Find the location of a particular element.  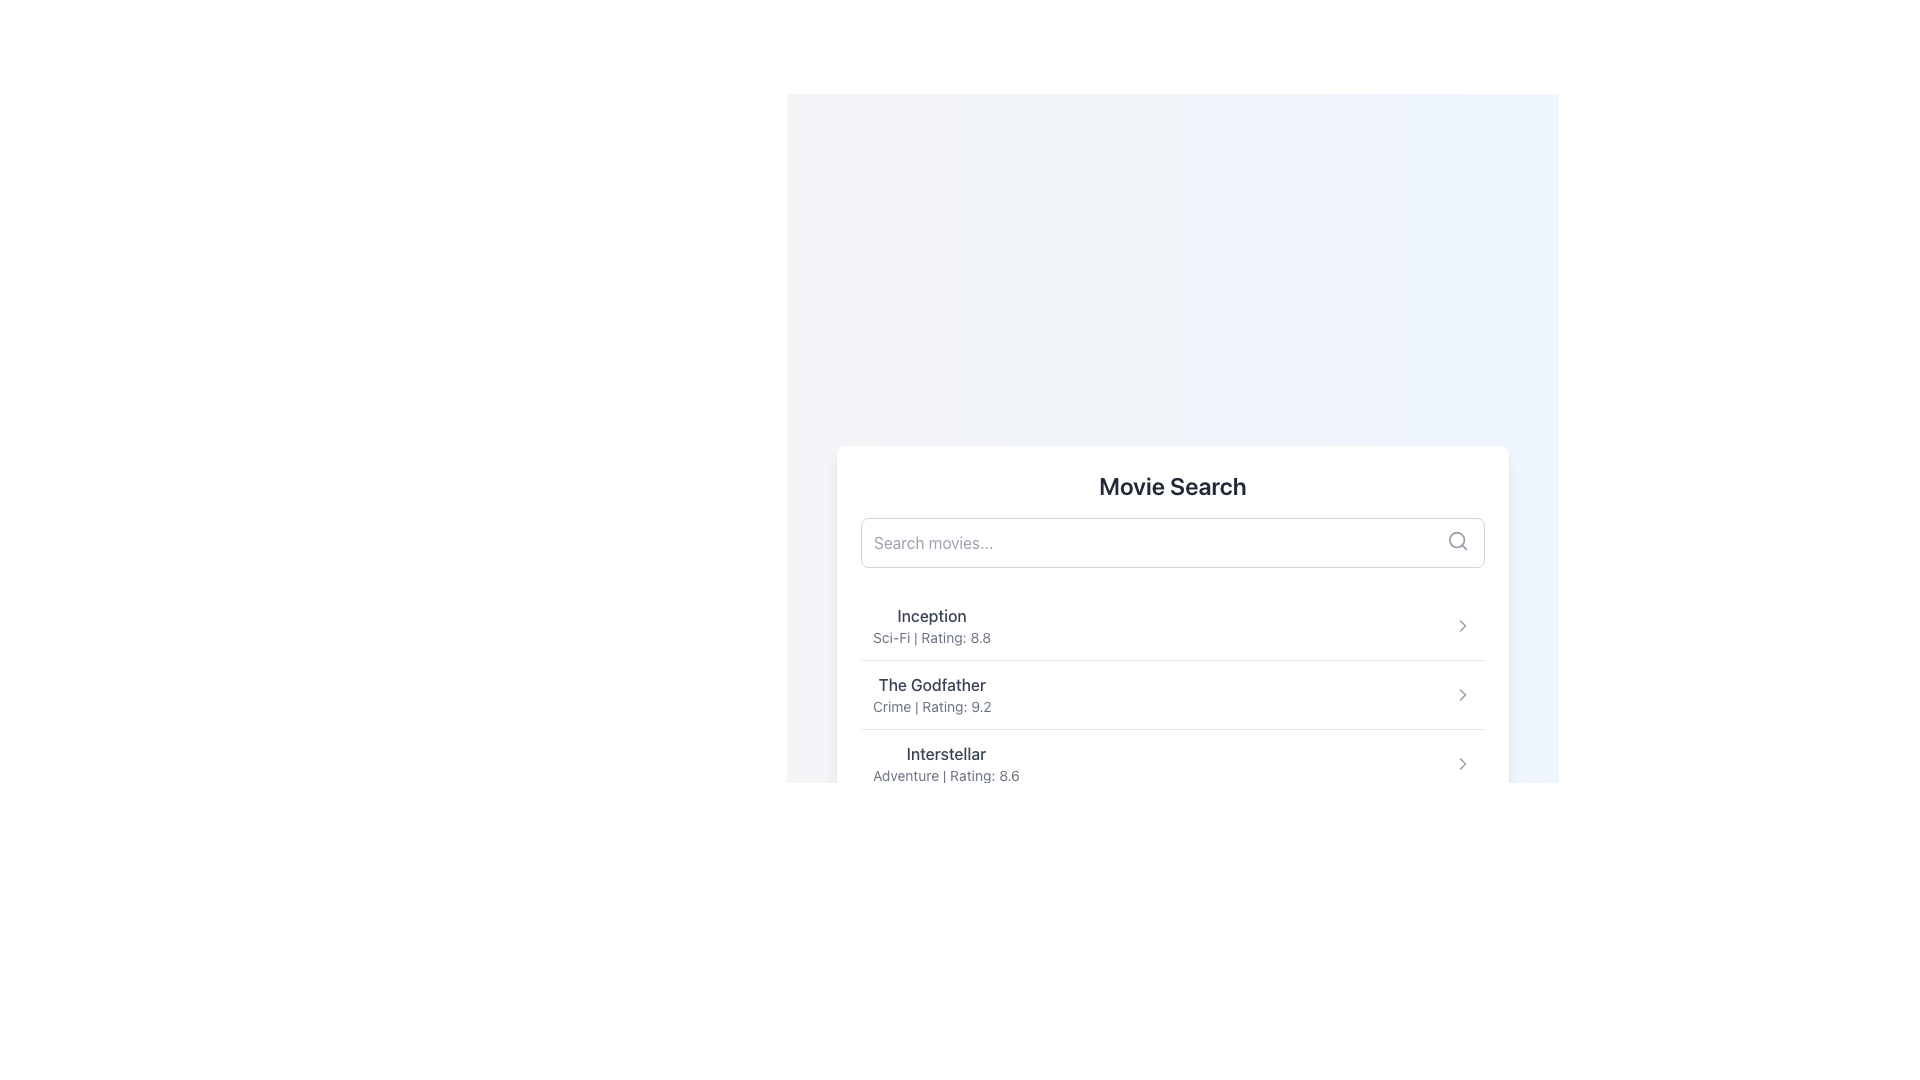

the 'Movie Search' text label which is displayed in a larger, bold font style at the top of the interface, above the search bar is located at coordinates (1172, 486).